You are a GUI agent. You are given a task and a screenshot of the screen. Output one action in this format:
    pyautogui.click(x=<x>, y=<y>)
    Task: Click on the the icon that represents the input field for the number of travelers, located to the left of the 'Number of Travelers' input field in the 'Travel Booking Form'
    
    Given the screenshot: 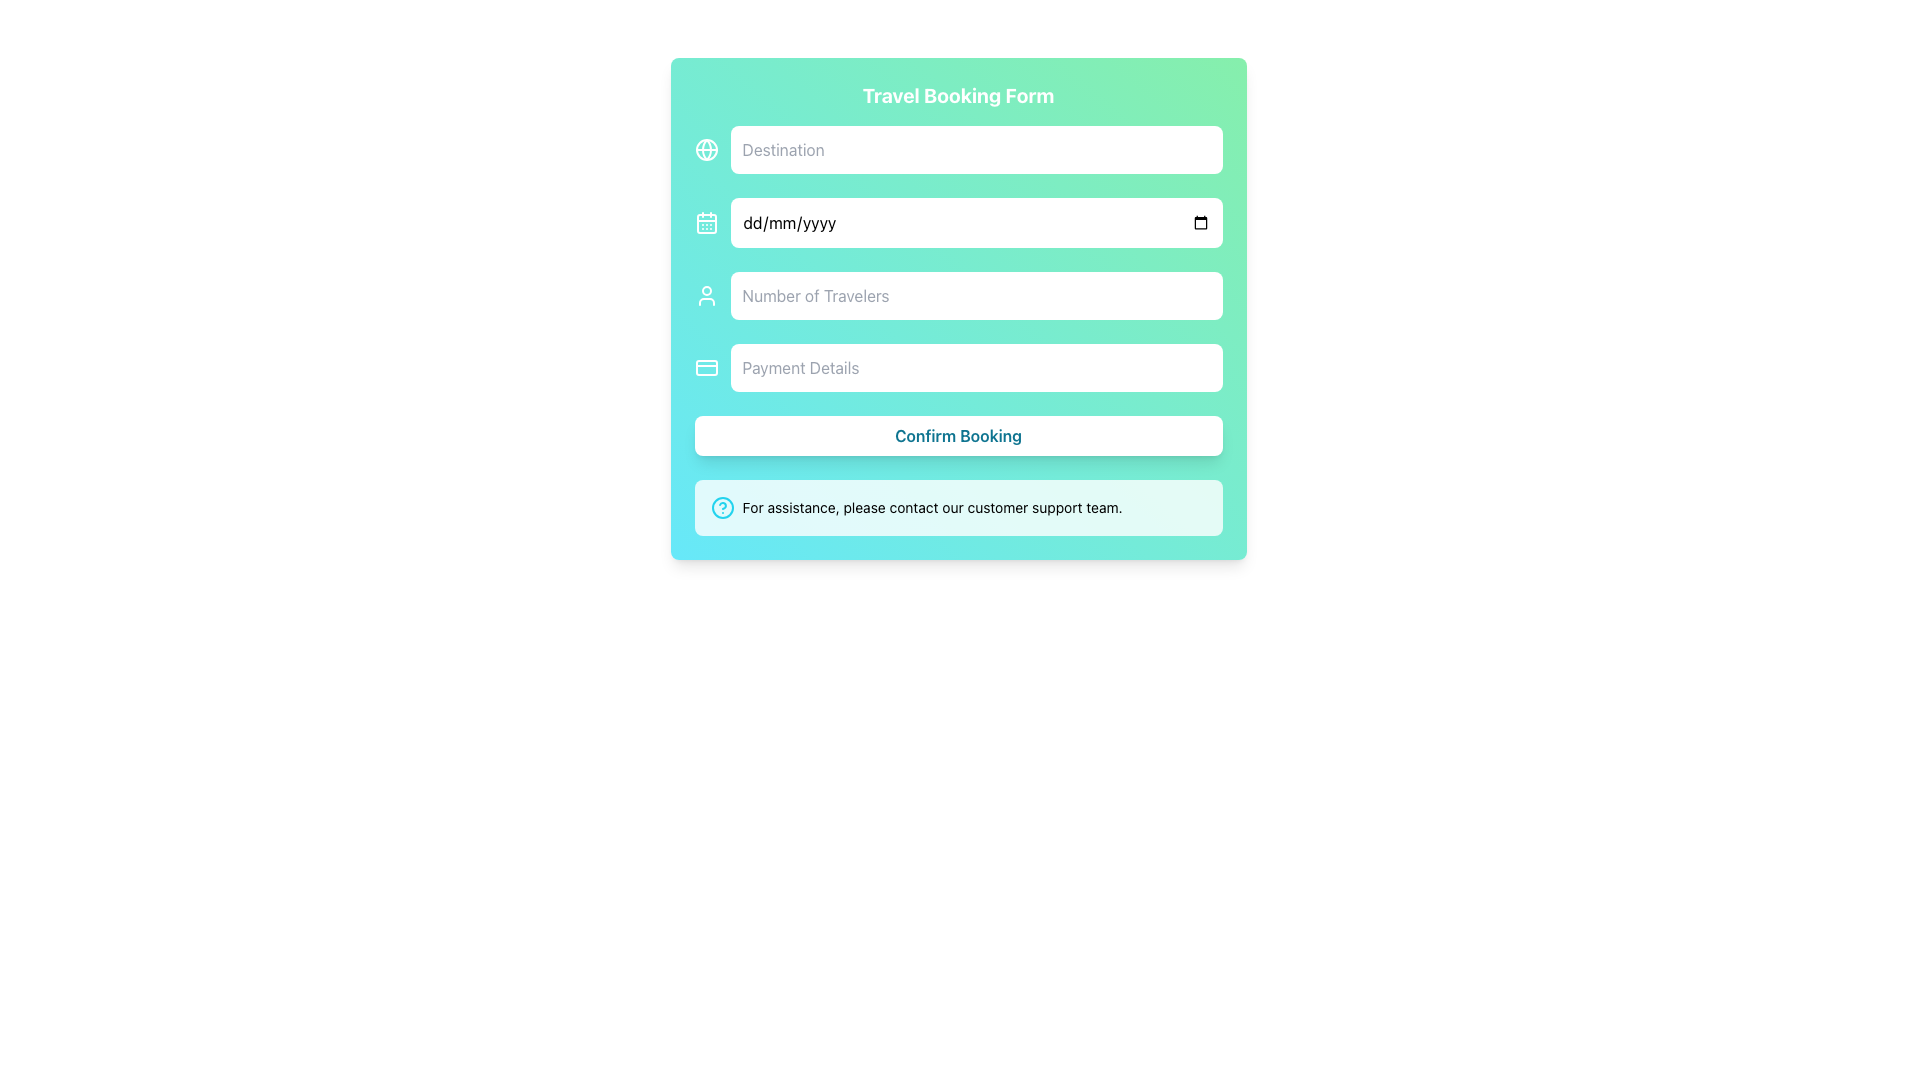 What is the action you would take?
    pyautogui.click(x=706, y=296)
    